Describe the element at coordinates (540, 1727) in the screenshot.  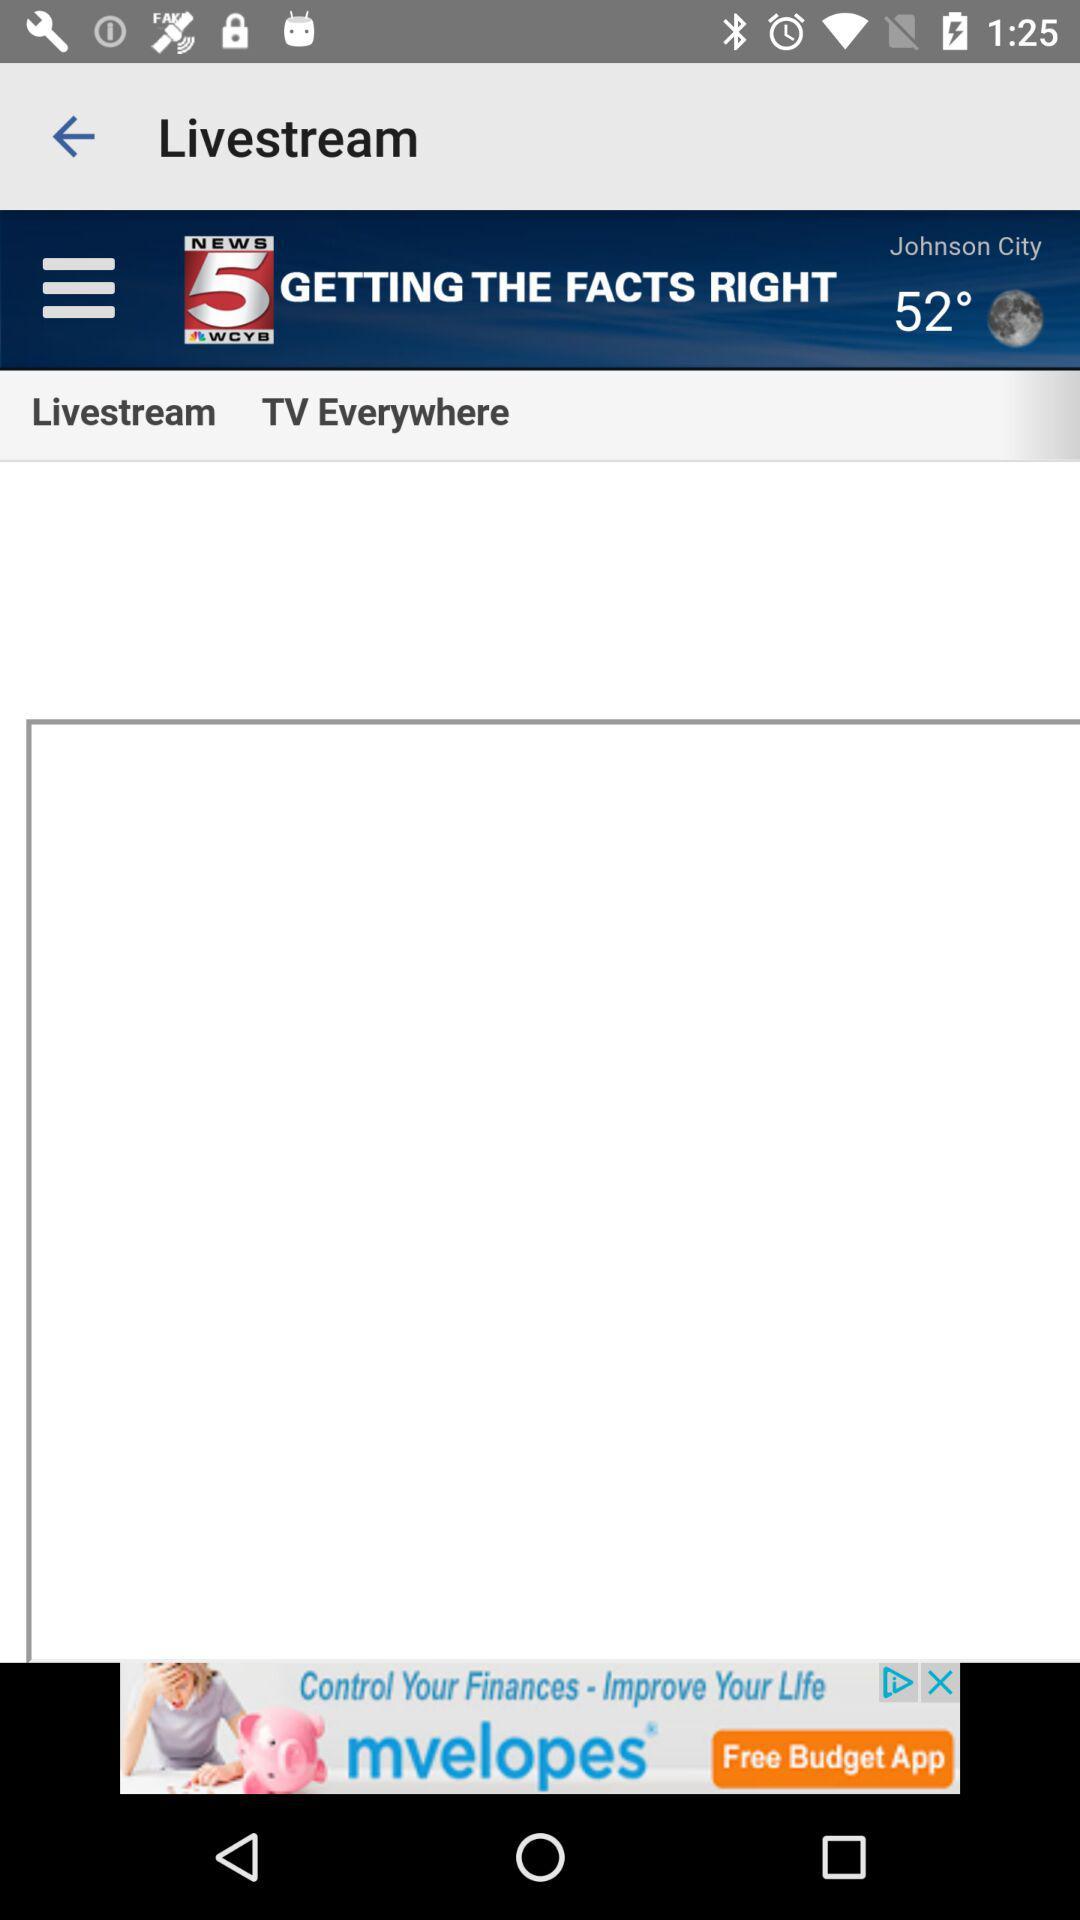
I see `advertisement` at that location.